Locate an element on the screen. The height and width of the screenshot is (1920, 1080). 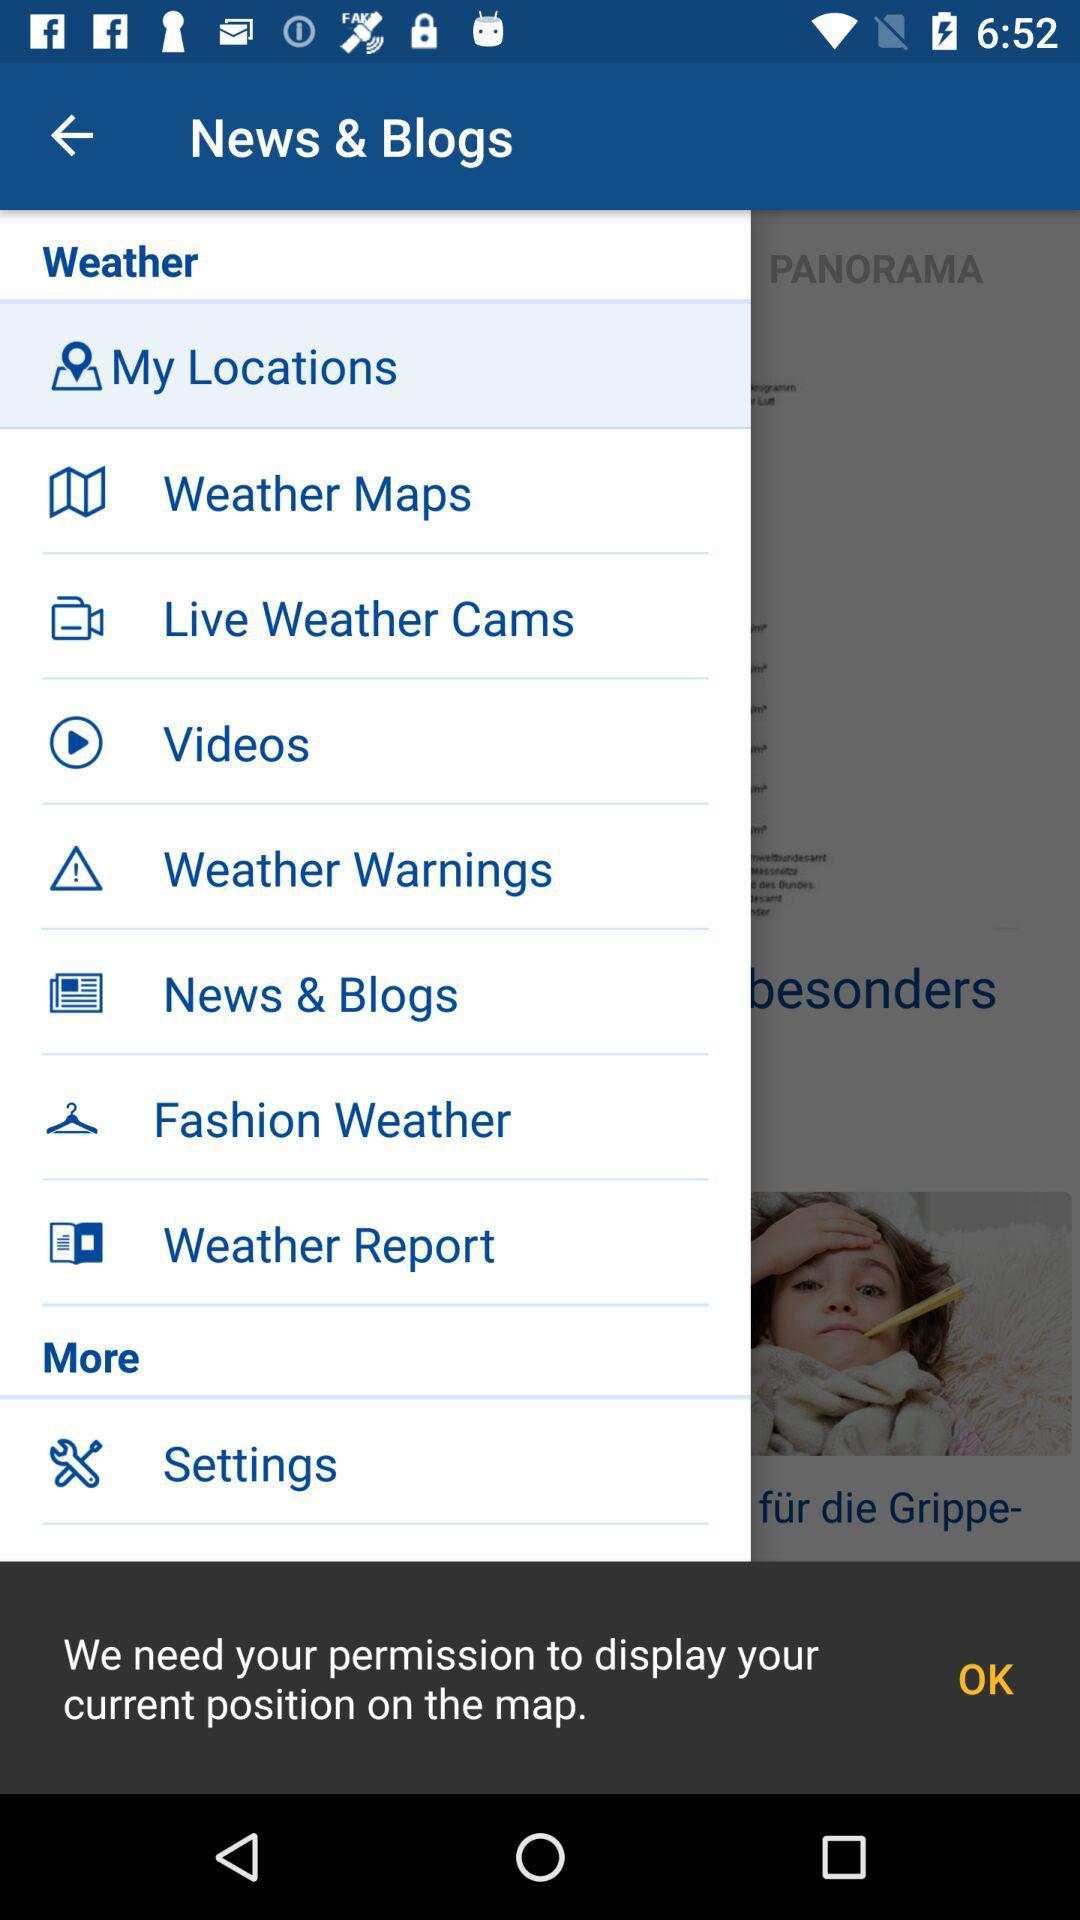
icon beside videos is located at coordinates (75, 741).